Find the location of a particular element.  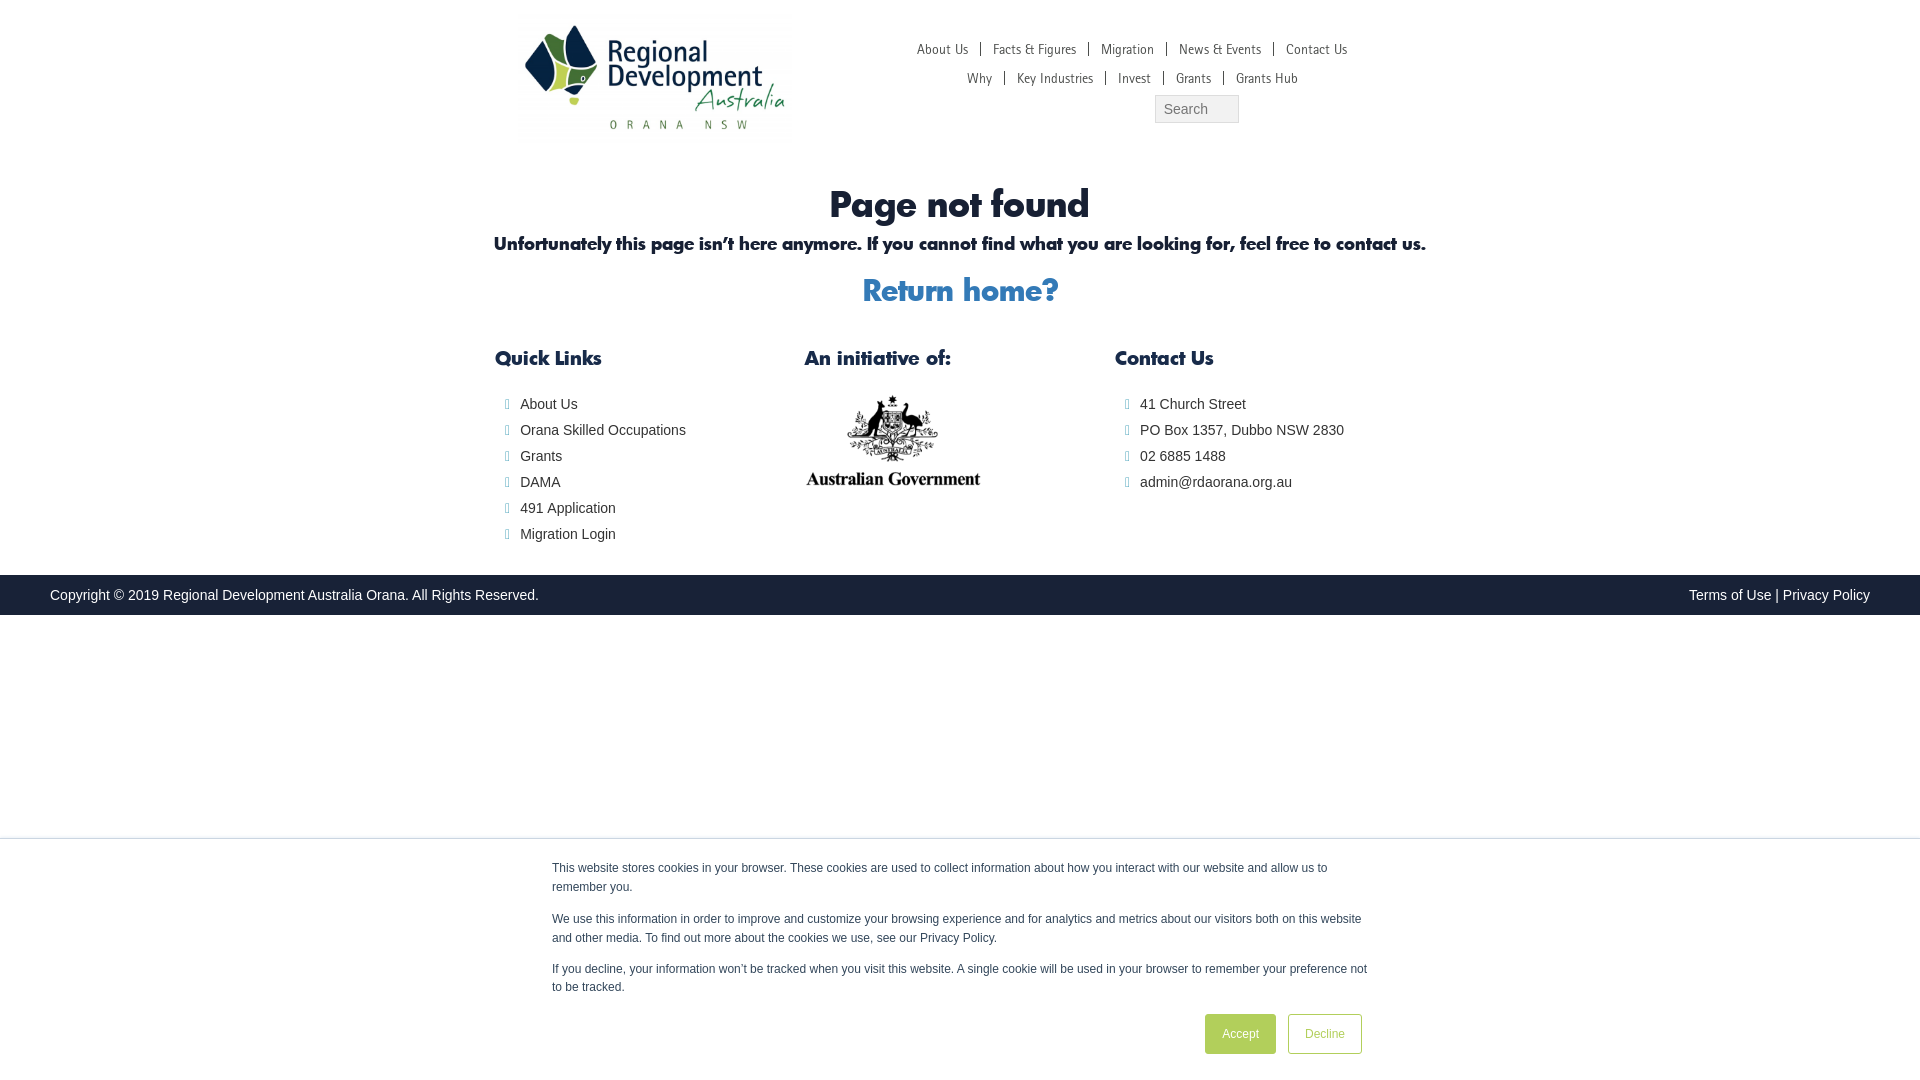

'Facts & Figures' is located at coordinates (1034, 48).